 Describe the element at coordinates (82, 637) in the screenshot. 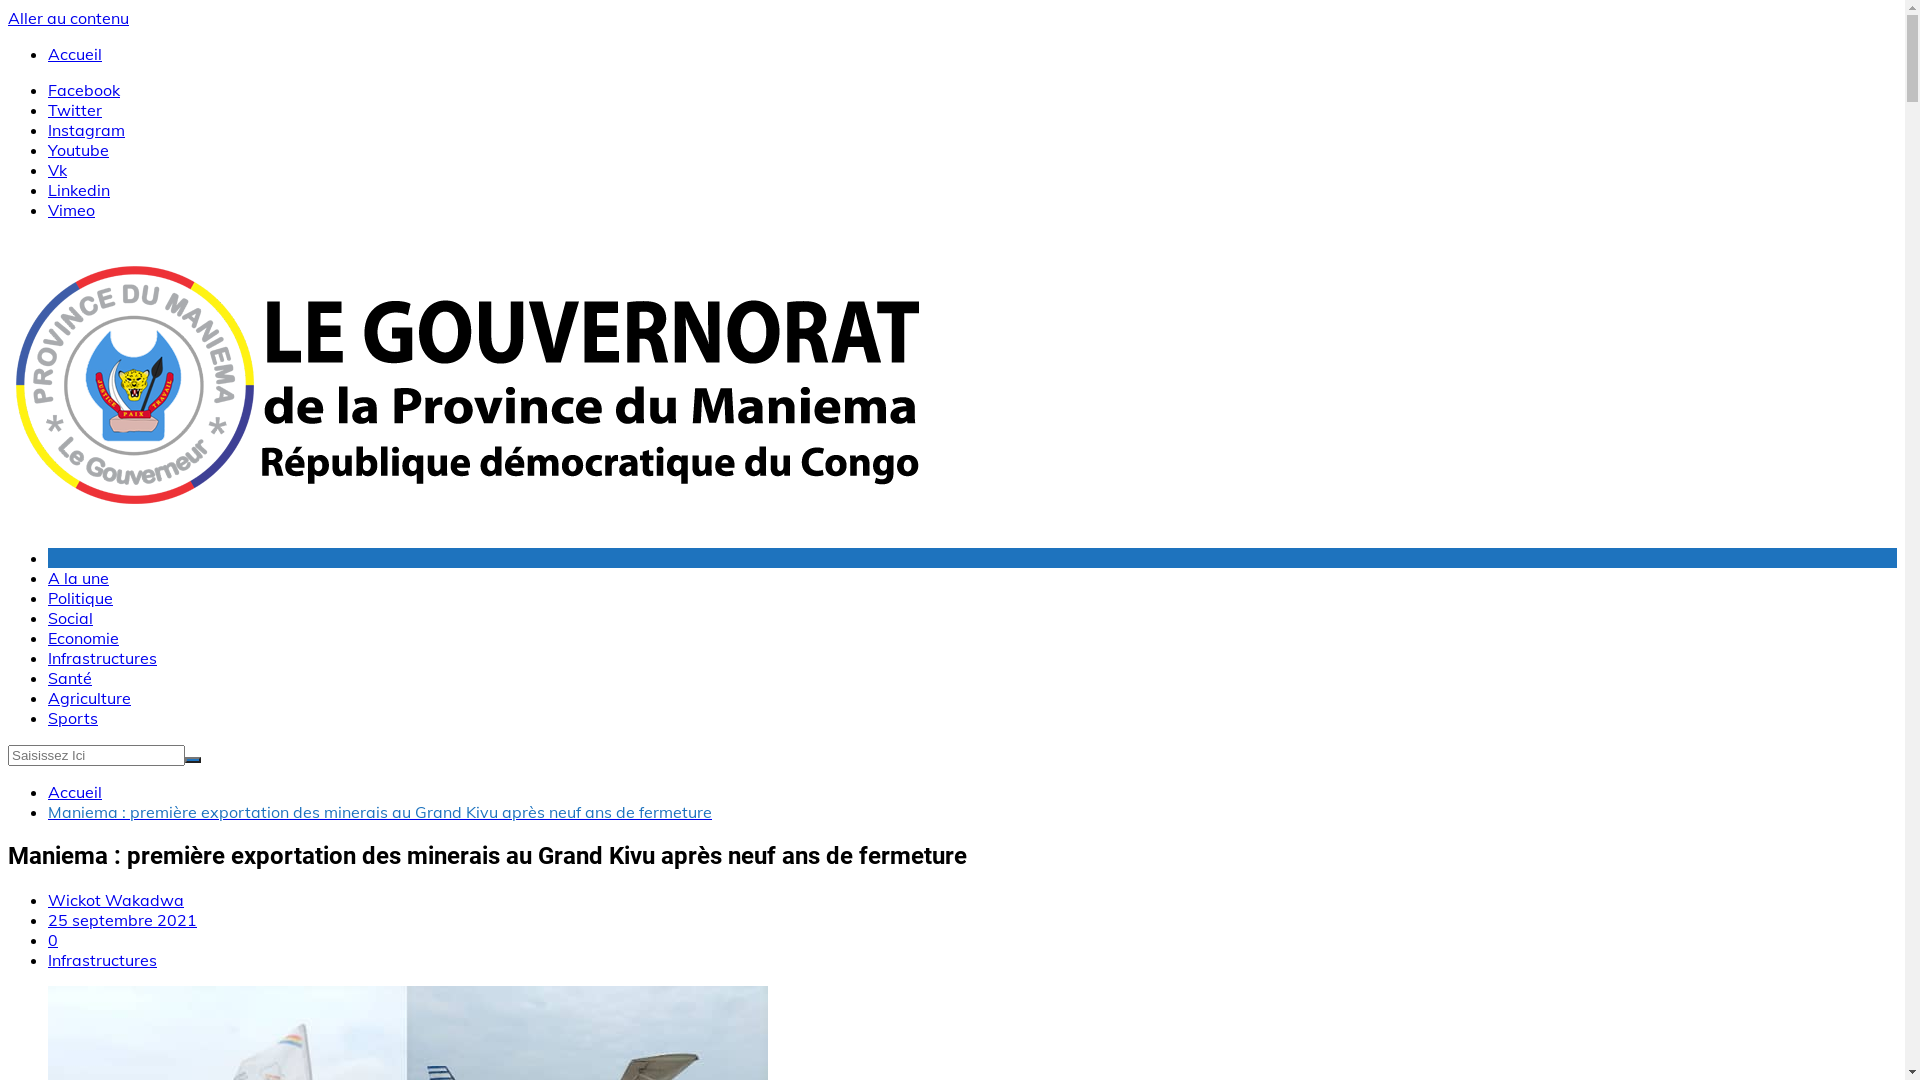

I see `'Economie'` at that location.